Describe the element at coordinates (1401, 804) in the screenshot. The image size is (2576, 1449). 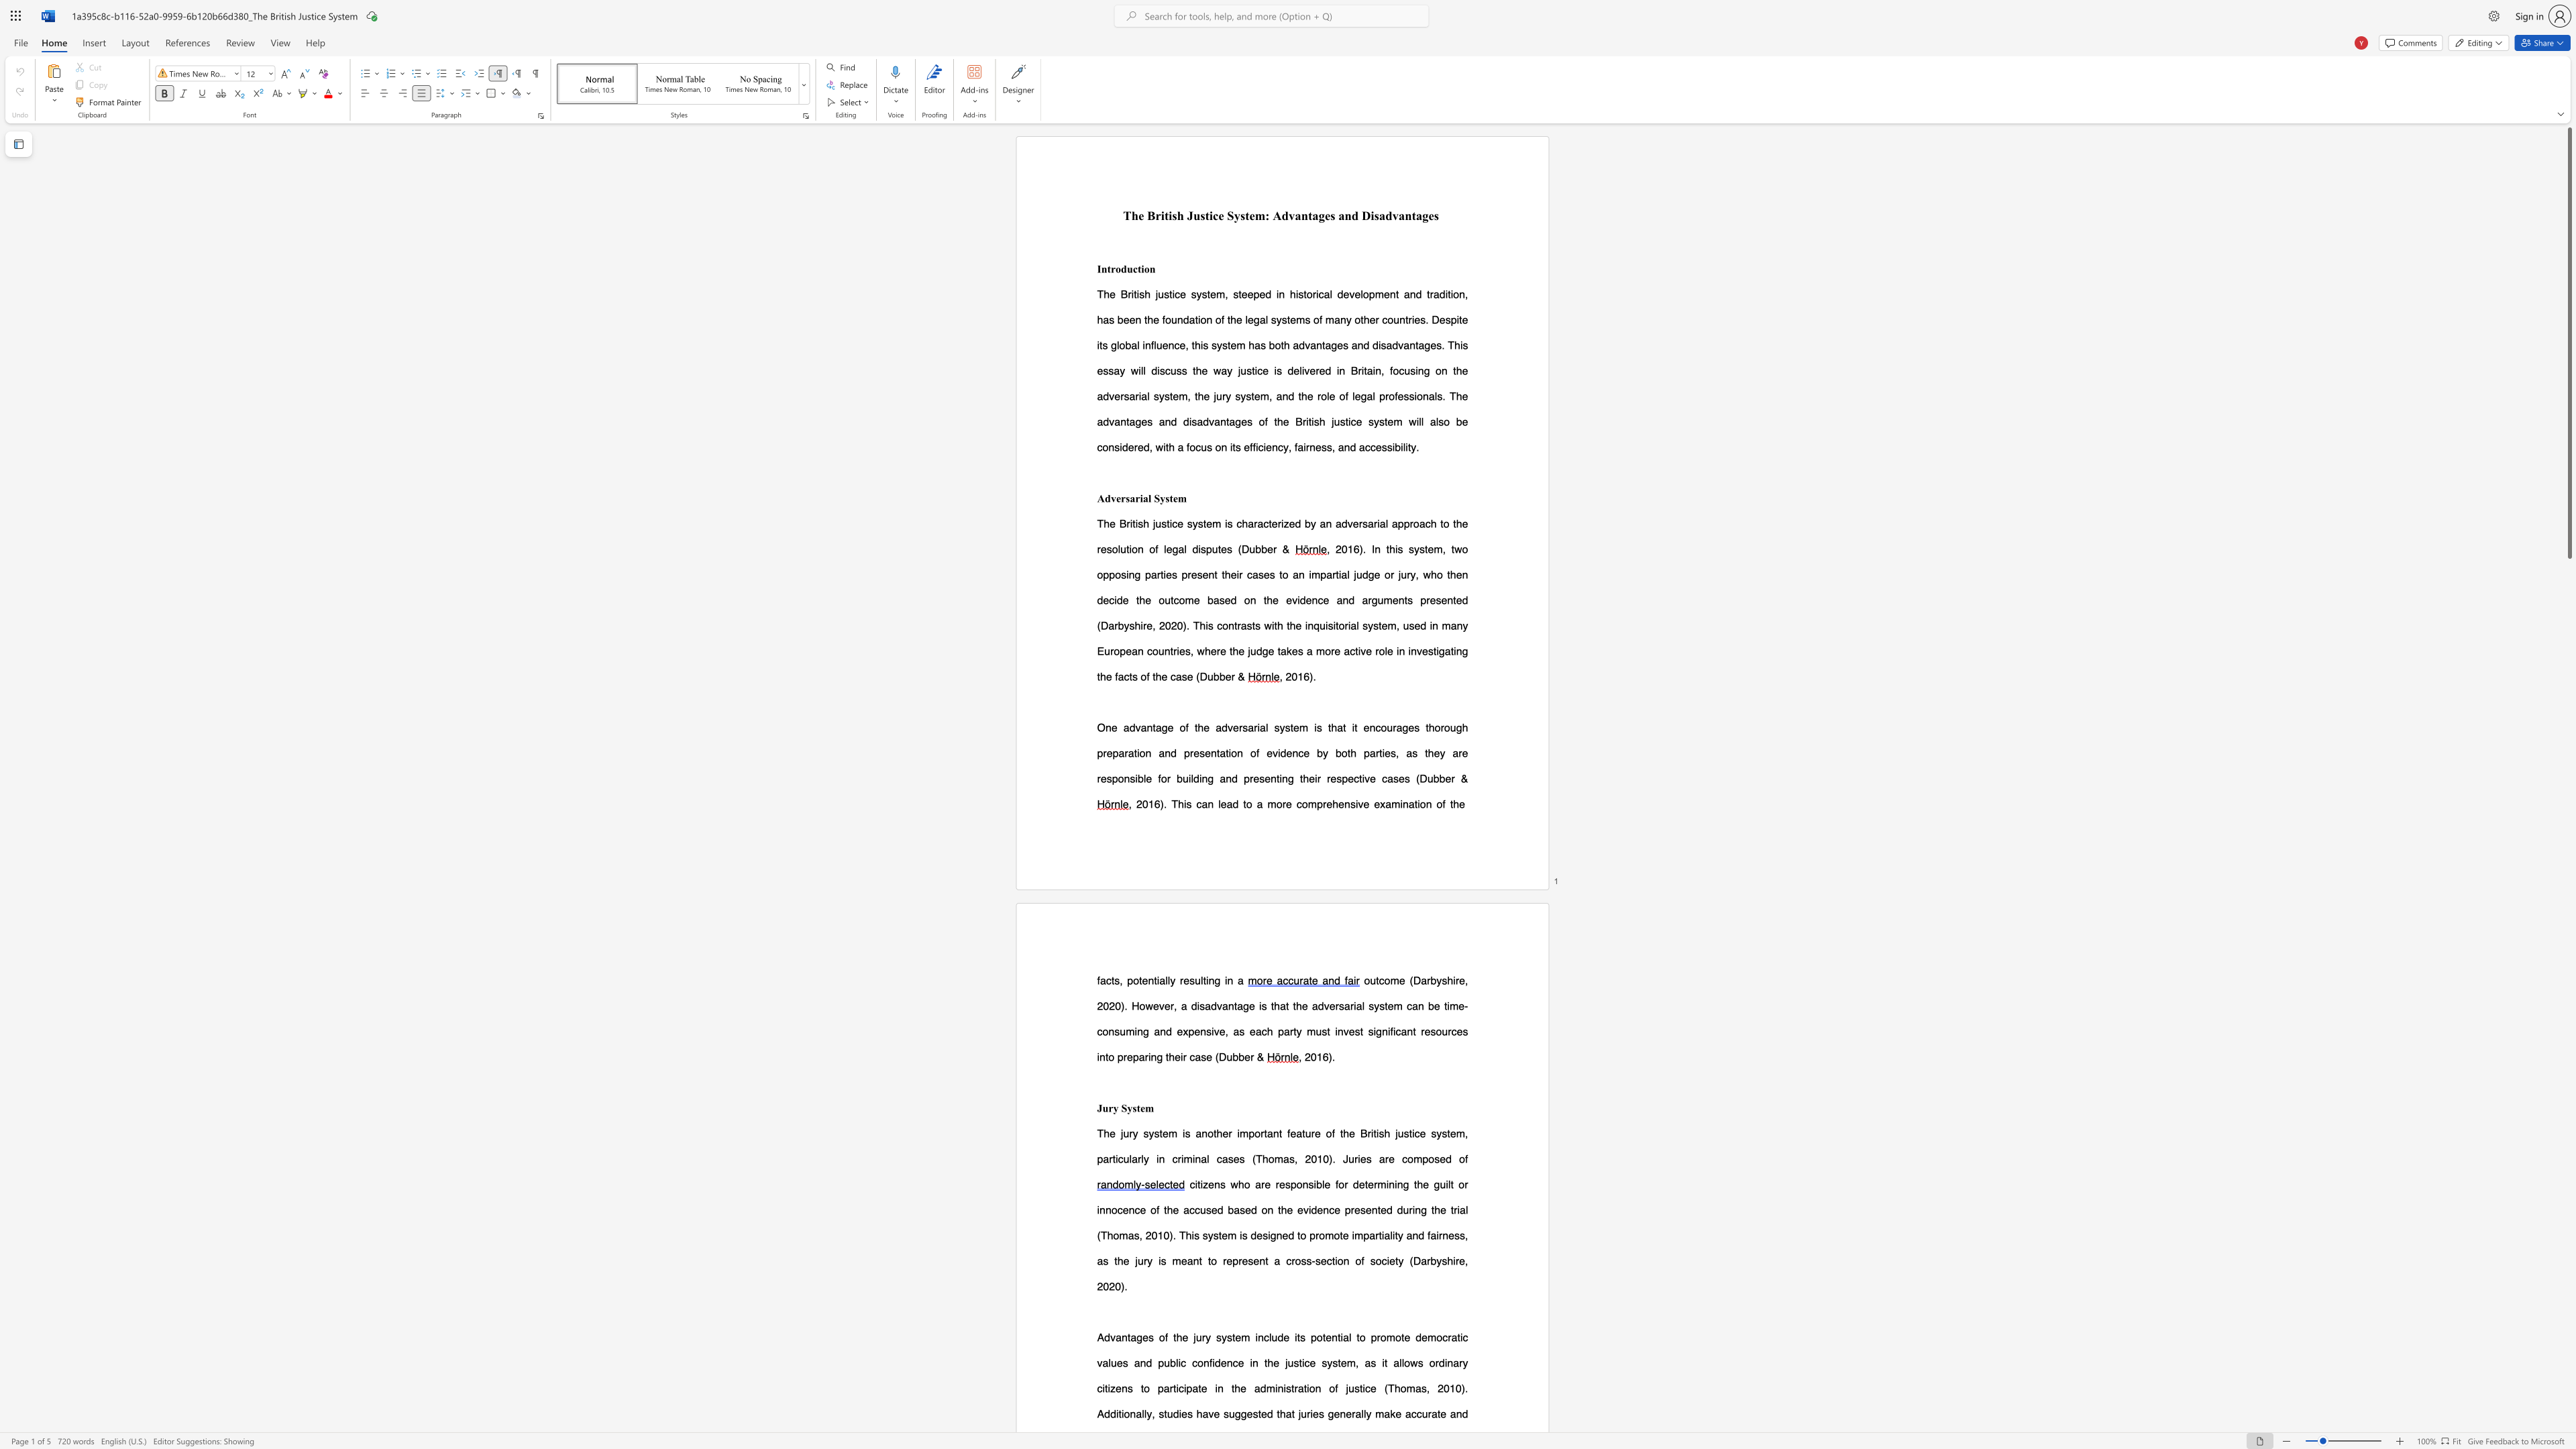
I see `the 3th character "i" in the text` at that location.